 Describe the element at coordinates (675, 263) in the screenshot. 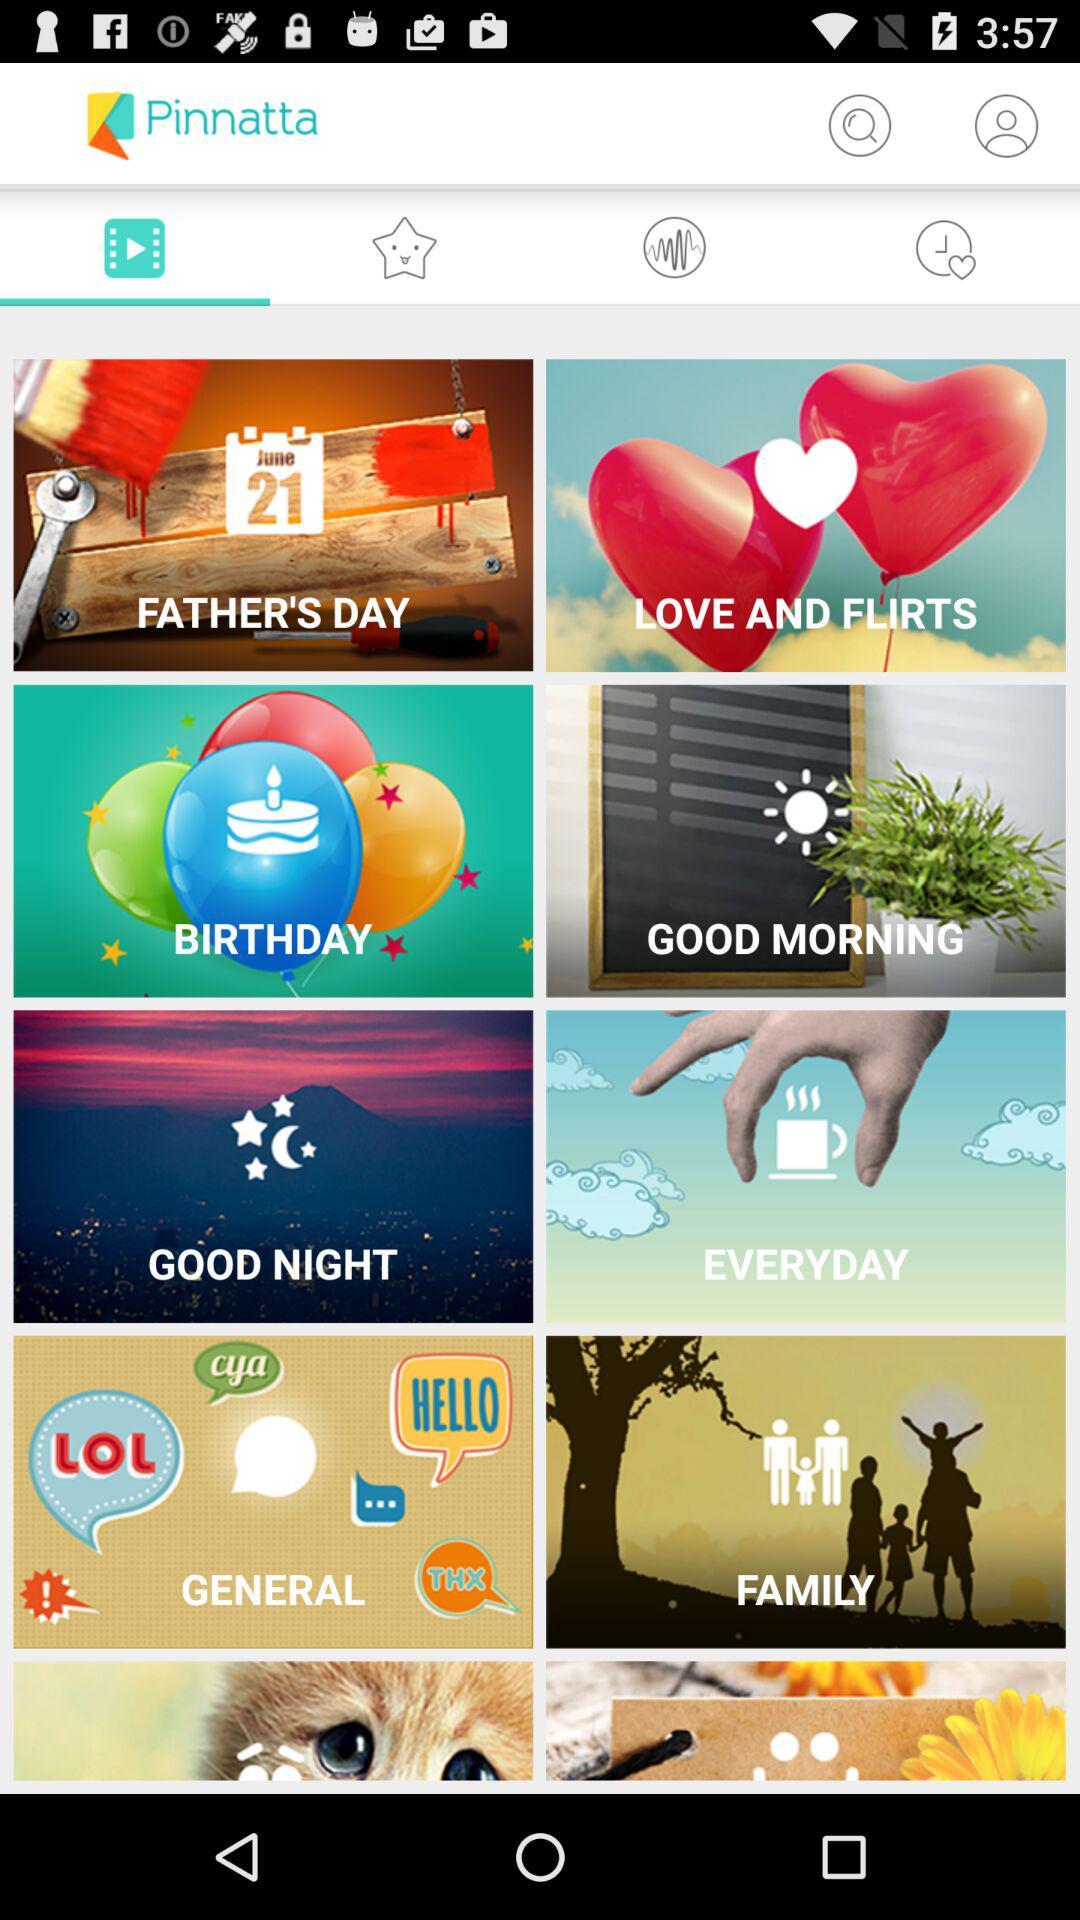

I see `the swap icon` at that location.